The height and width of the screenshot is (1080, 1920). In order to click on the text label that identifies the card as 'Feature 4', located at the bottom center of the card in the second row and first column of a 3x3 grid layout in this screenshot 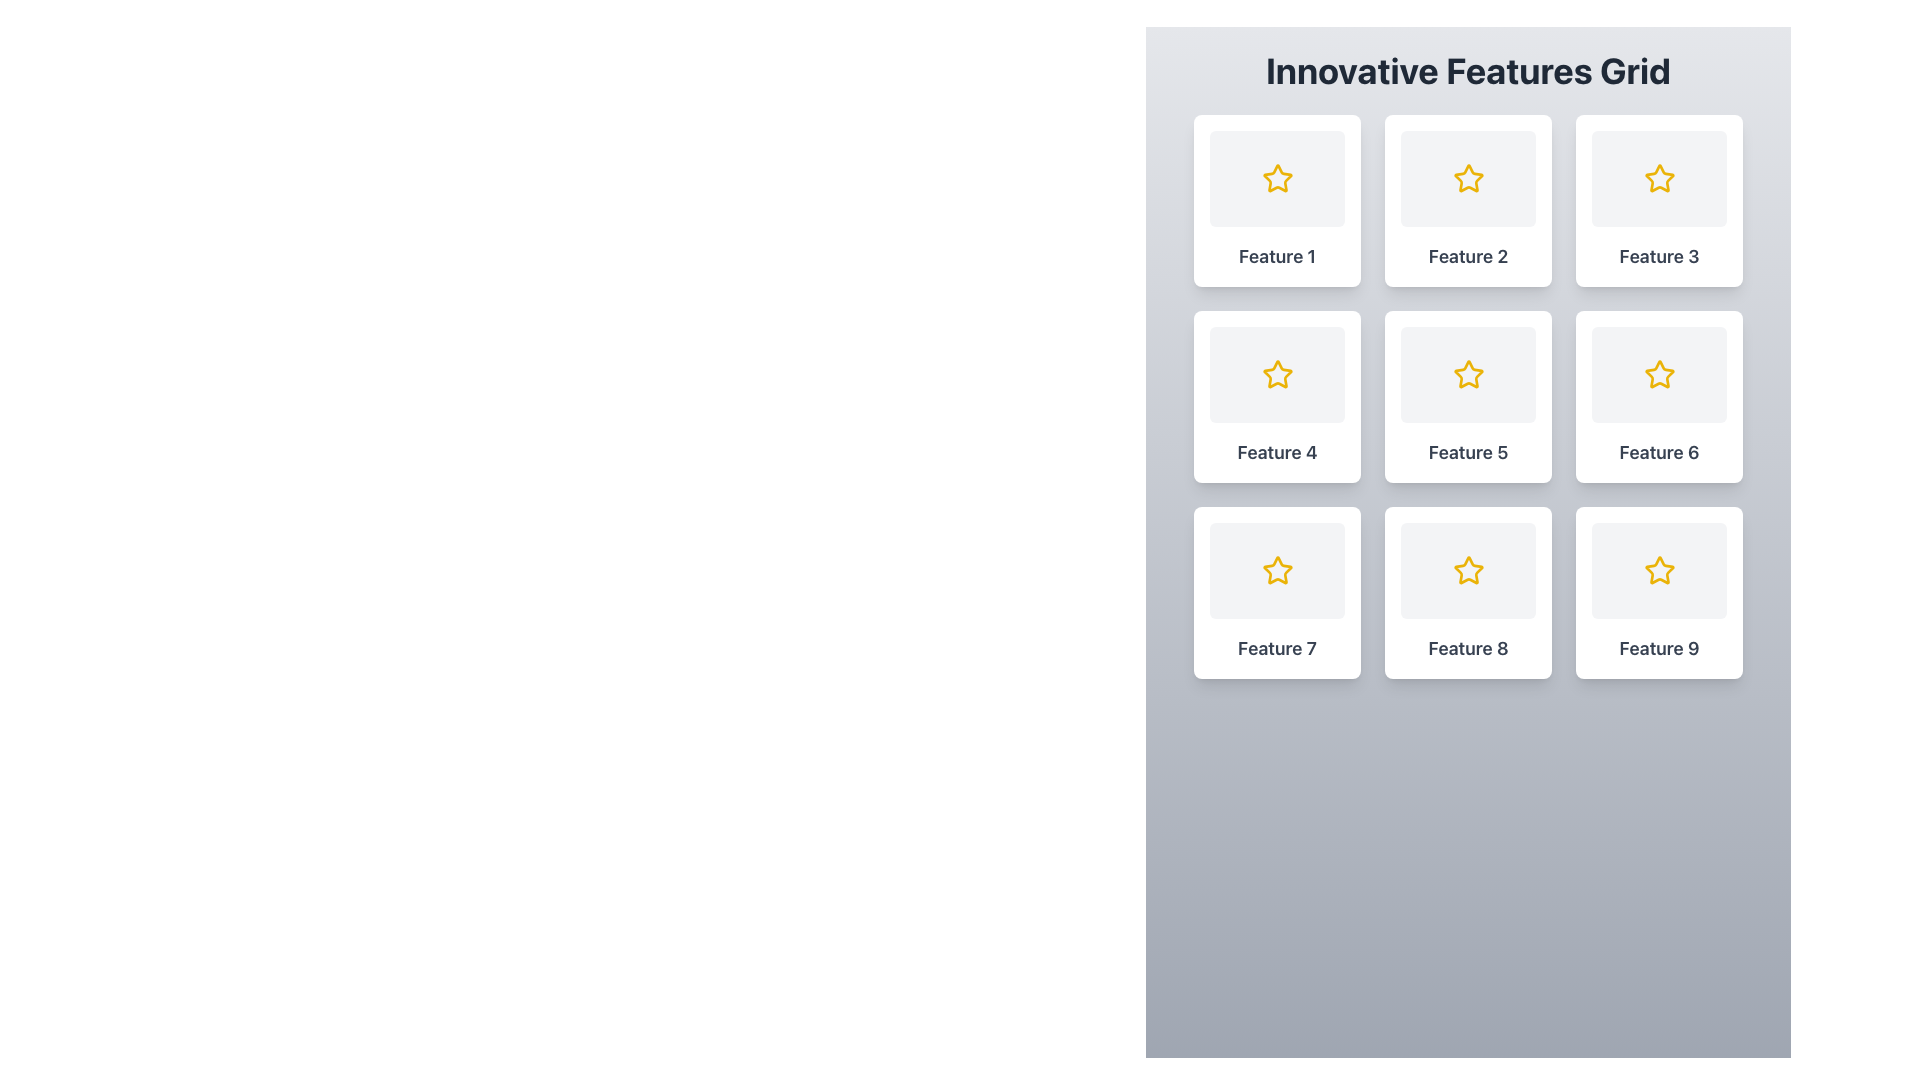, I will do `click(1276, 452)`.